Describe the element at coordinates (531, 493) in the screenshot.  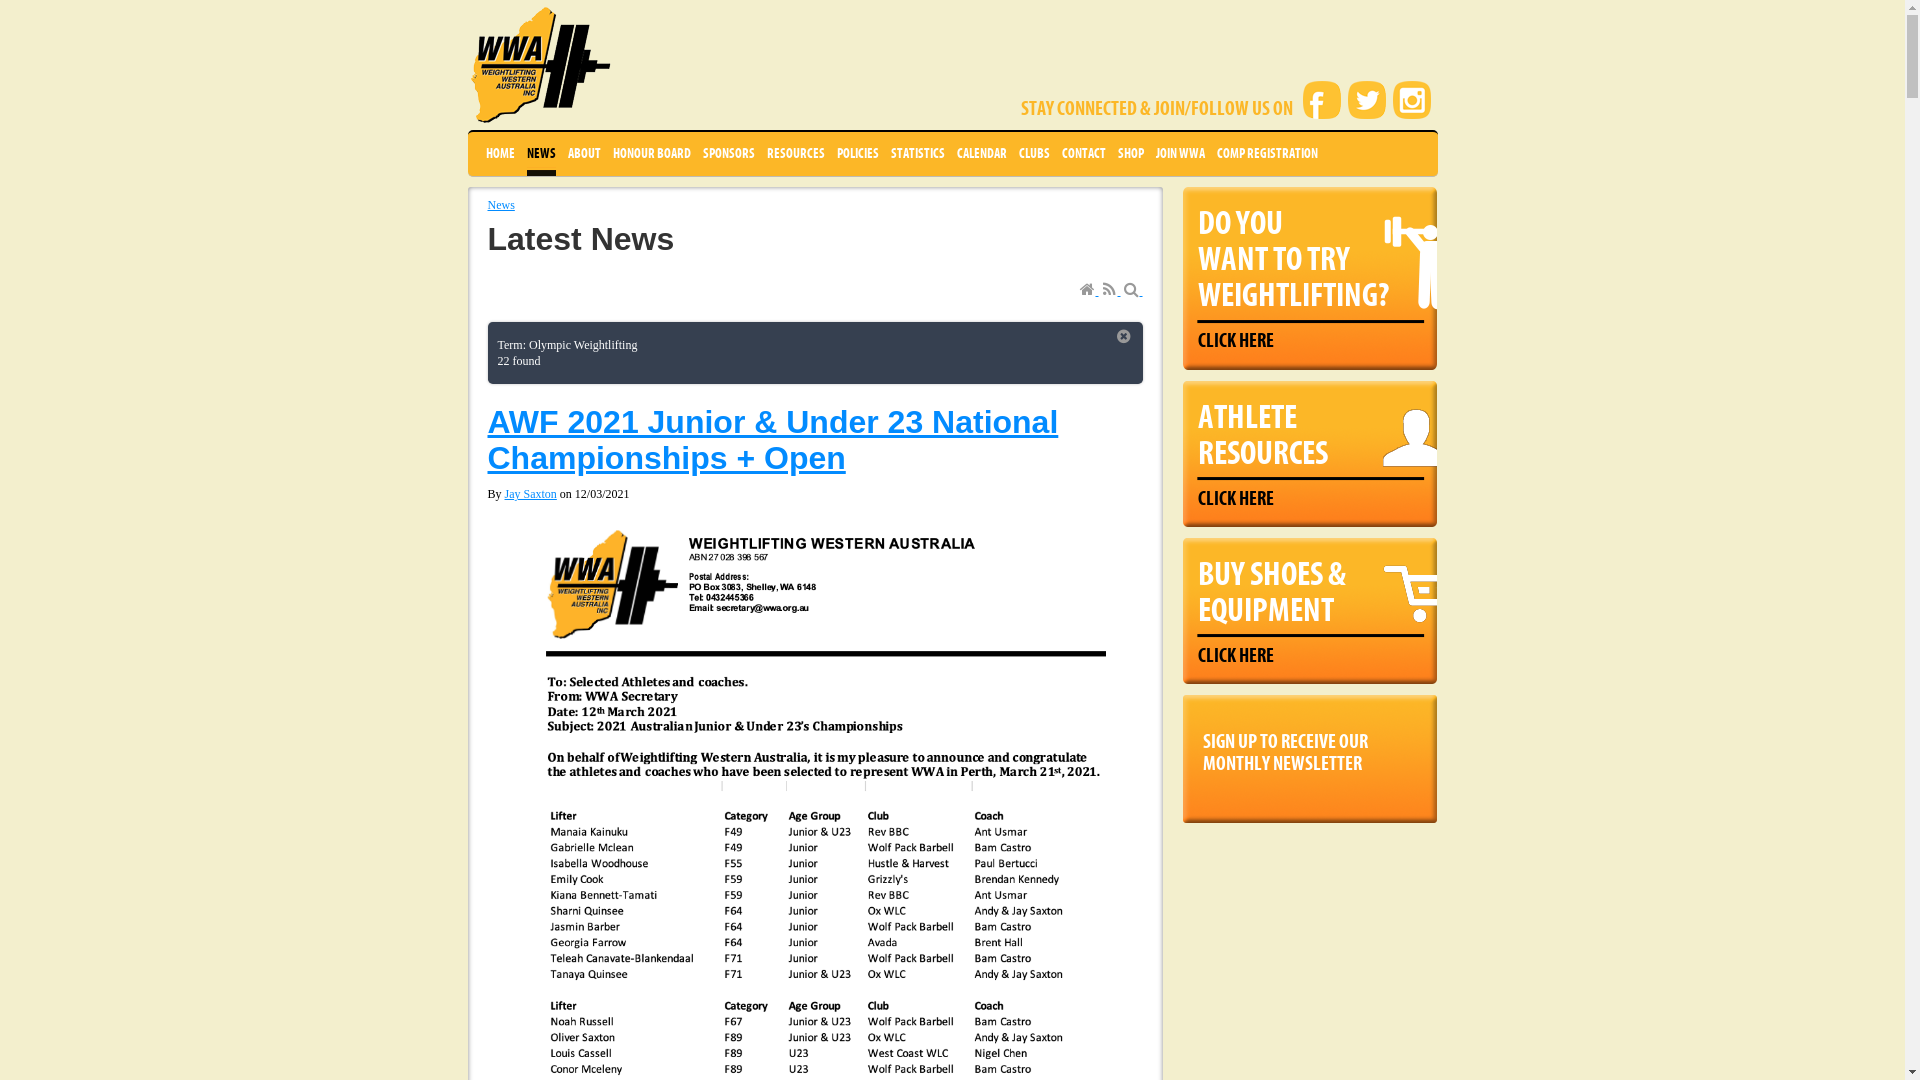
I see `'Jay Saxton'` at that location.